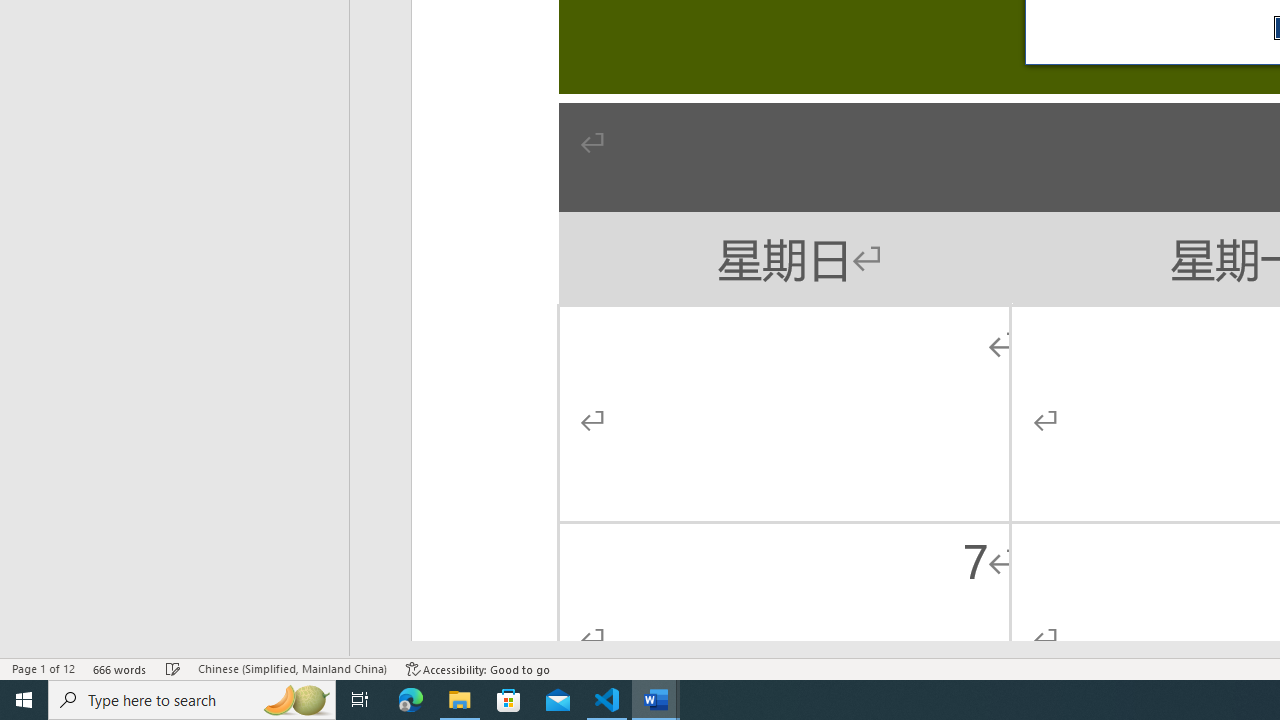 The image size is (1280, 720). Describe the element at coordinates (477, 669) in the screenshot. I see `'Accessibility Checker Accessibility: Good to go'` at that location.